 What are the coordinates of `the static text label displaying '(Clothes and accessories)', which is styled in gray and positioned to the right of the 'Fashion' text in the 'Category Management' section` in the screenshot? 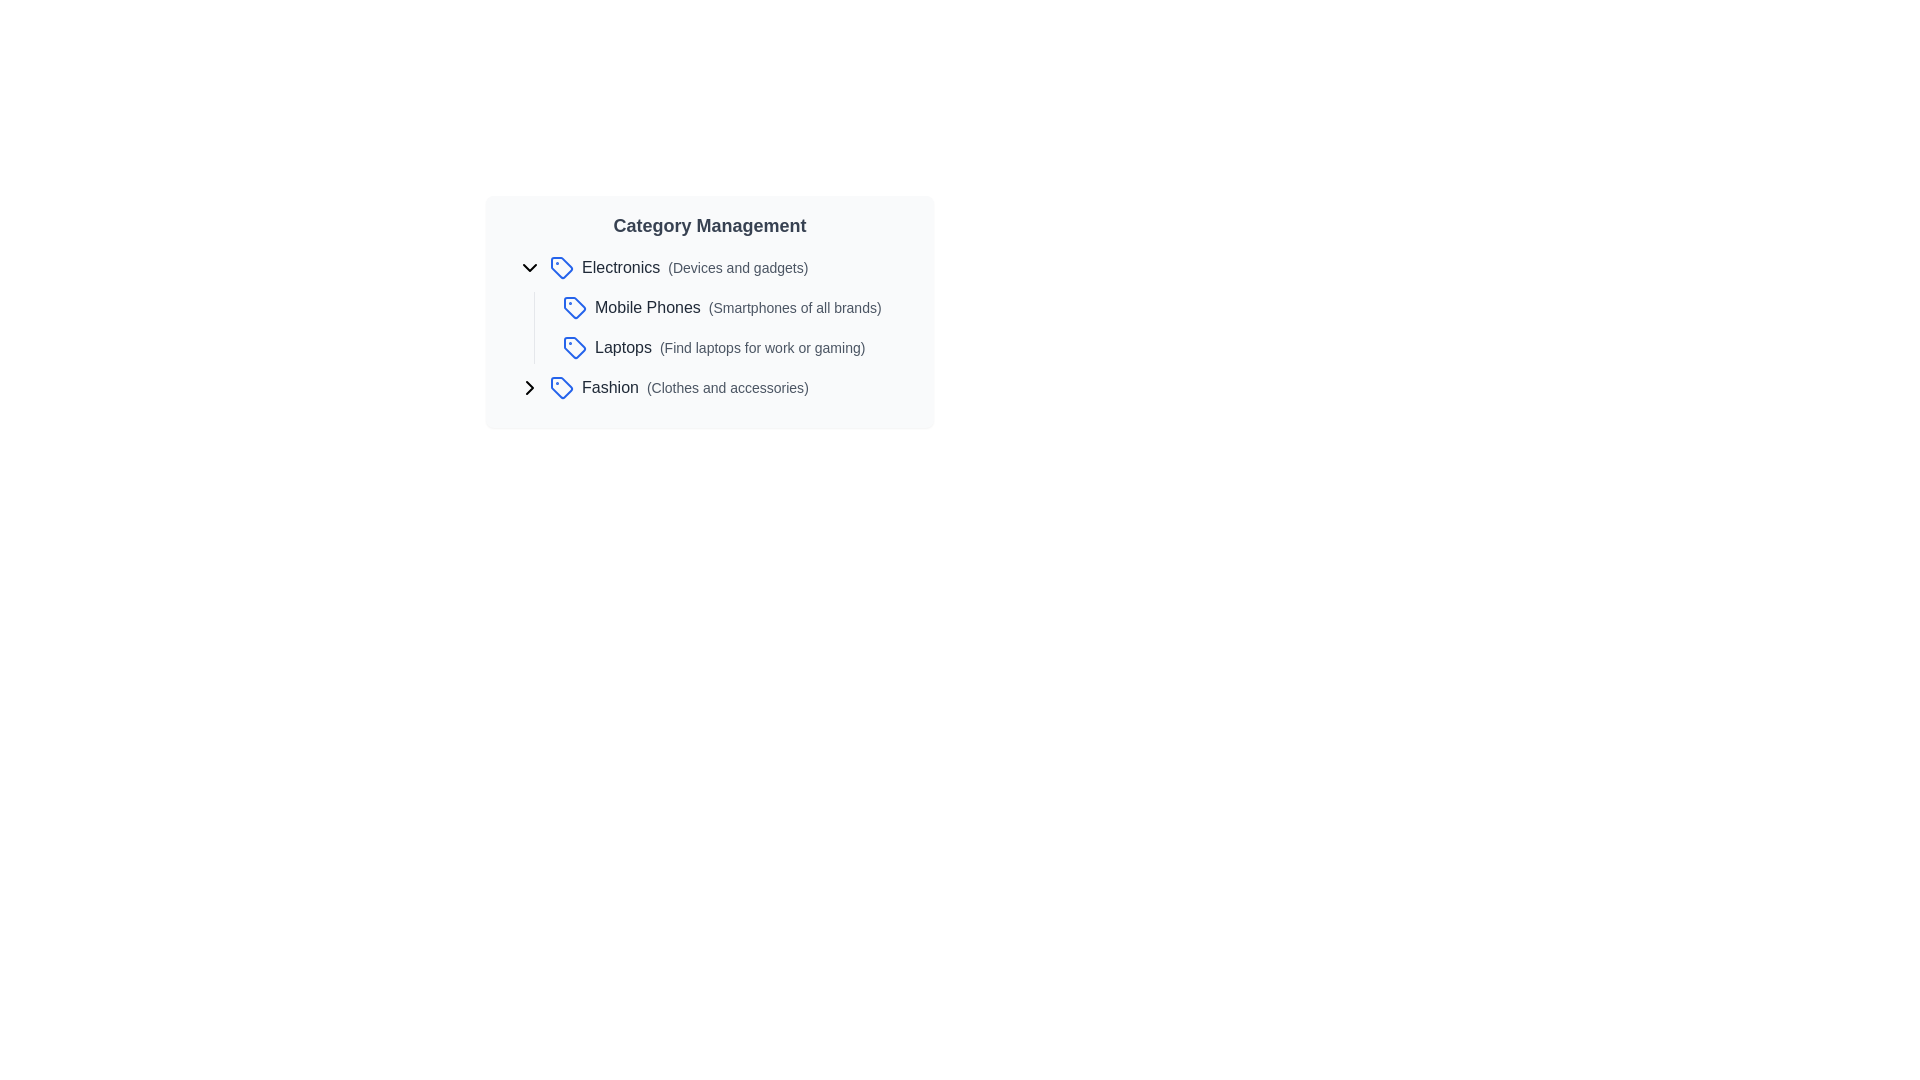 It's located at (726, 388).